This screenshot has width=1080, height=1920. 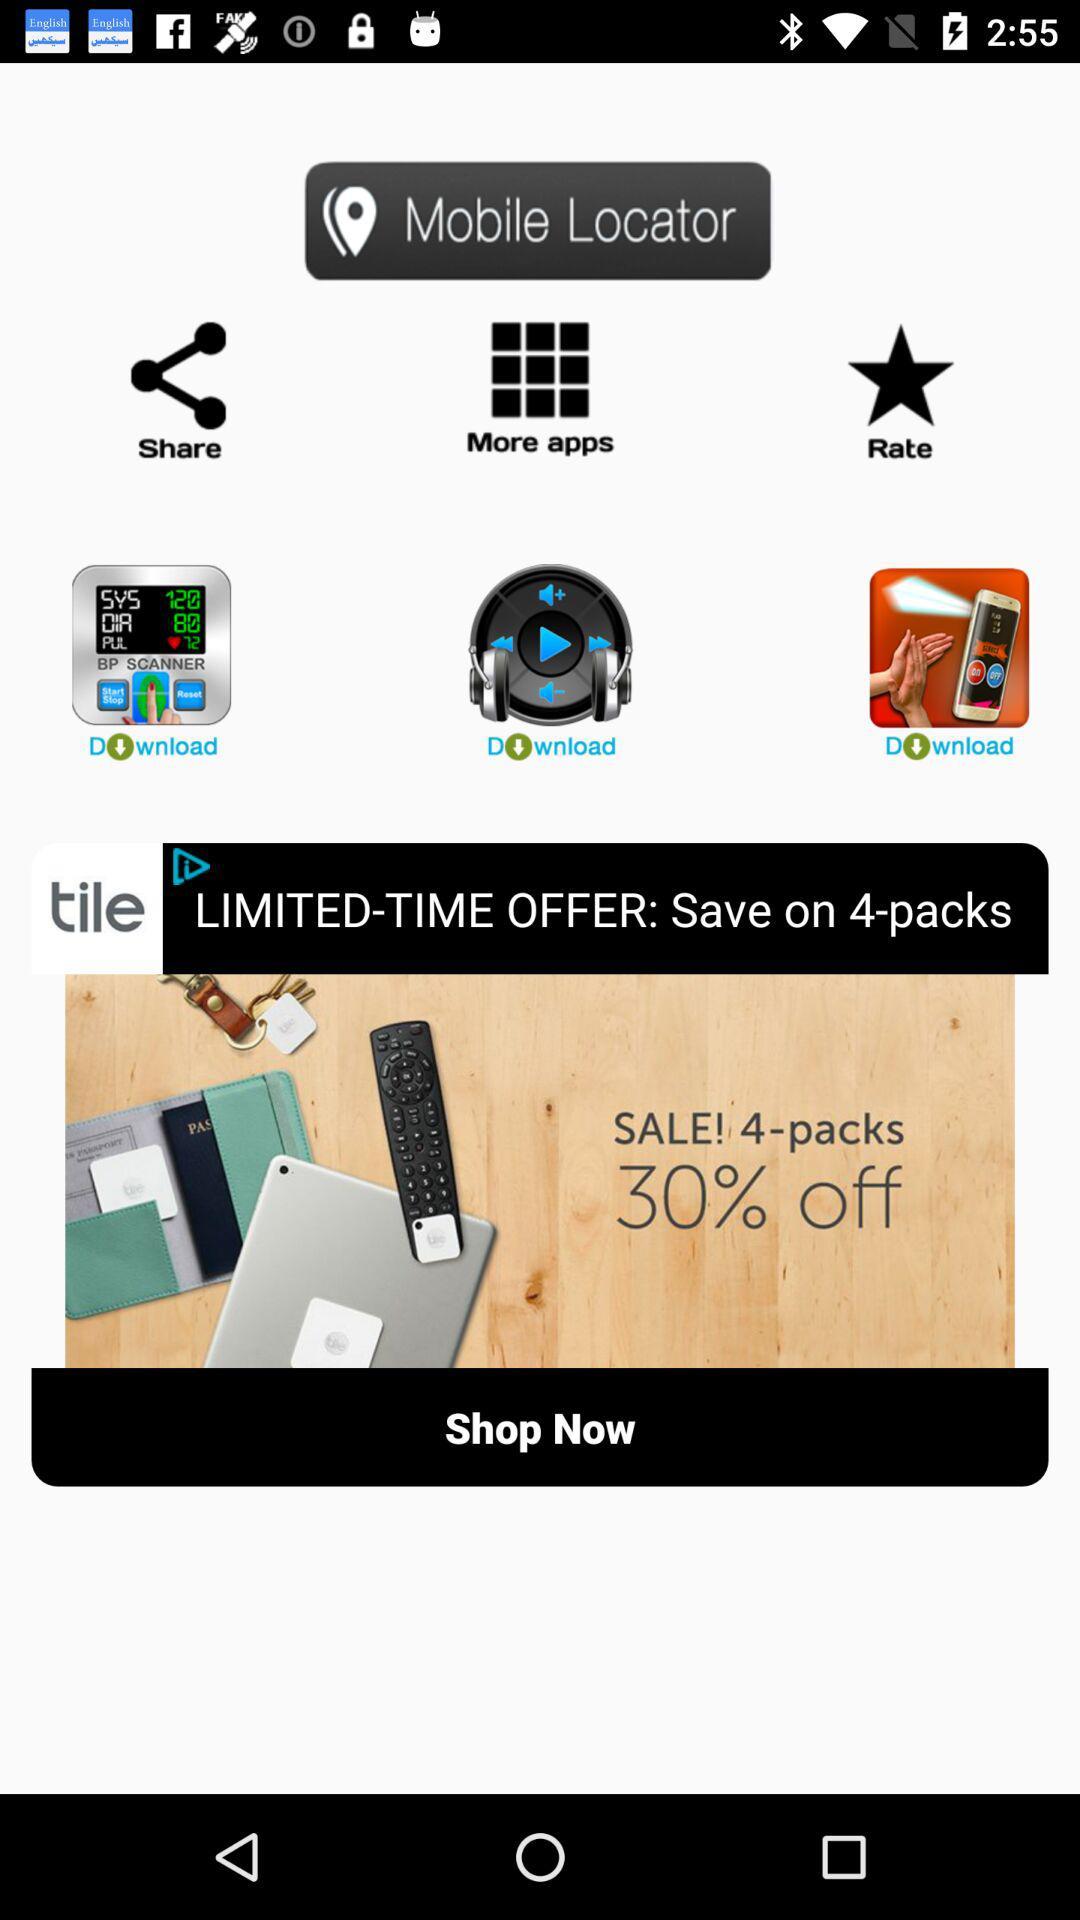 I want to click on rate the application, so click(x=898, y=391).